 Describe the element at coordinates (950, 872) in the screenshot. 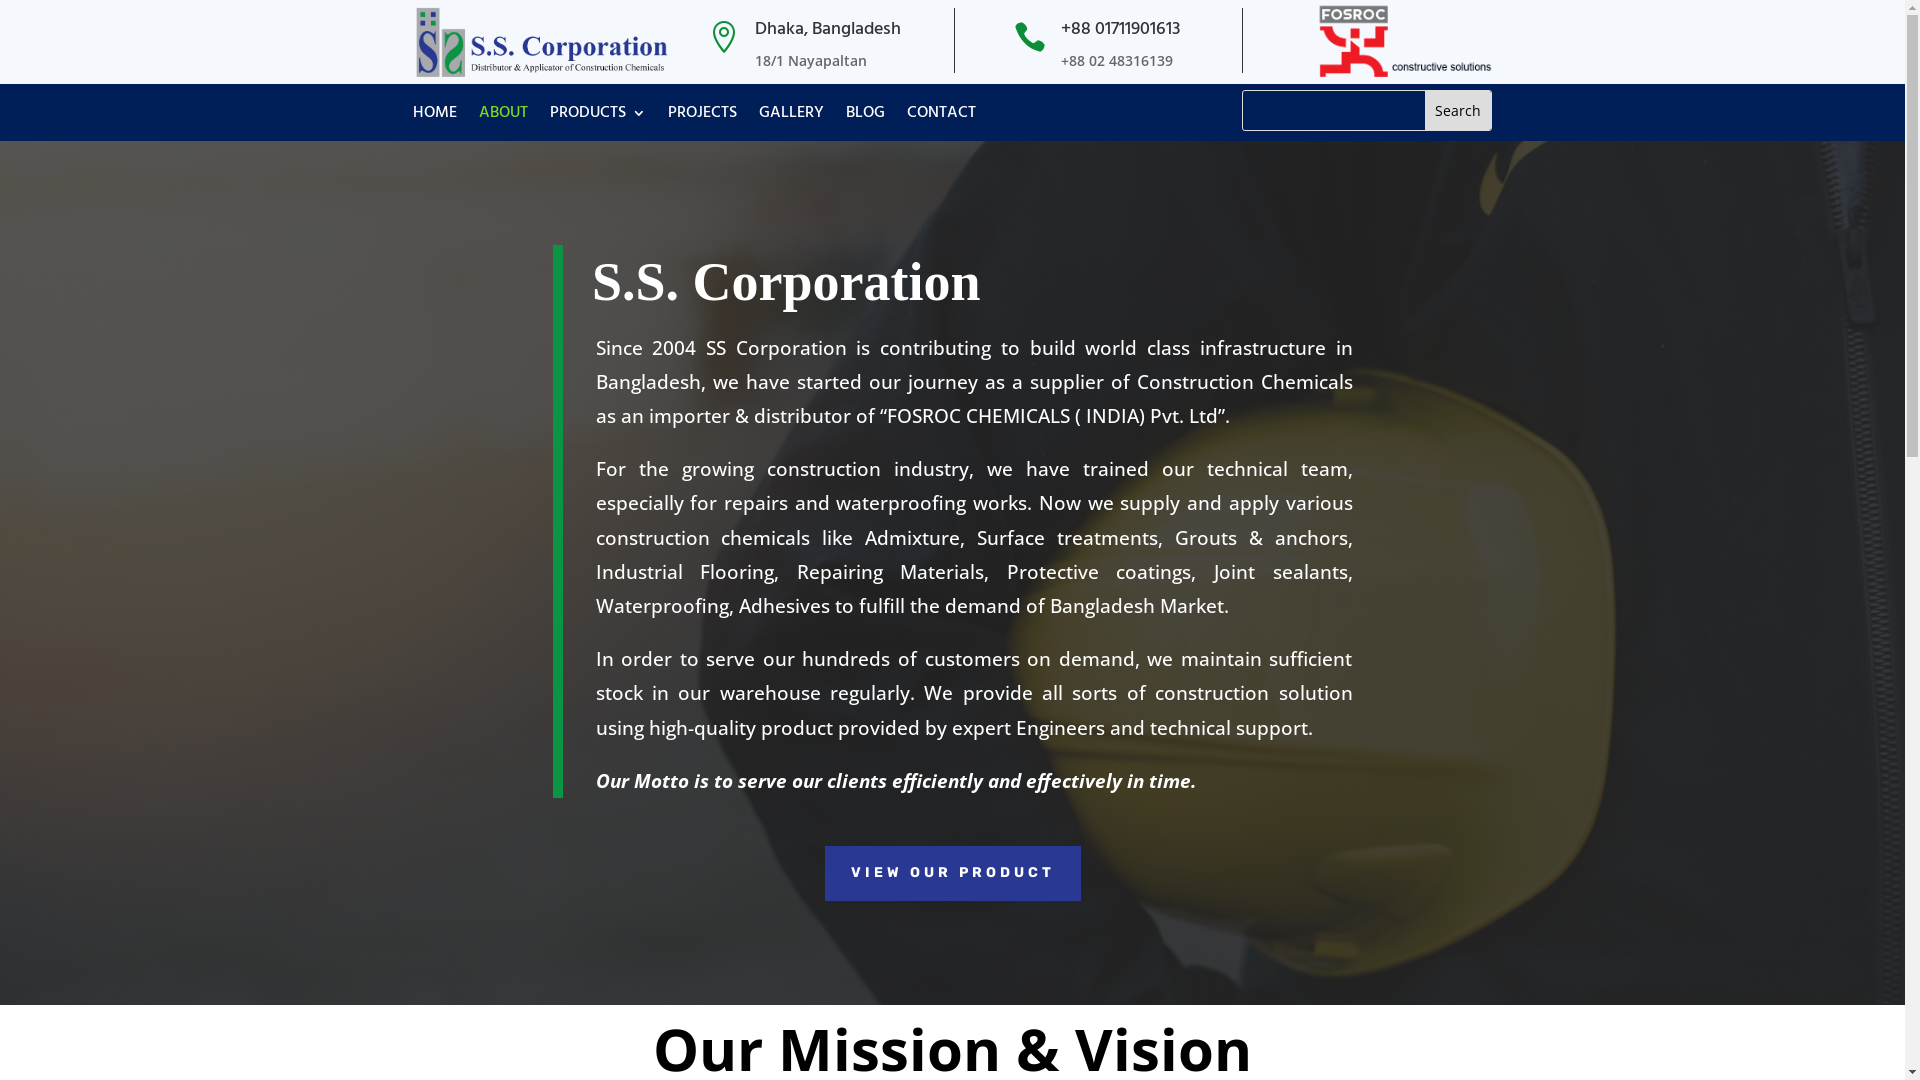

I see `'VIEW OUR PRODUCT'` at that location.